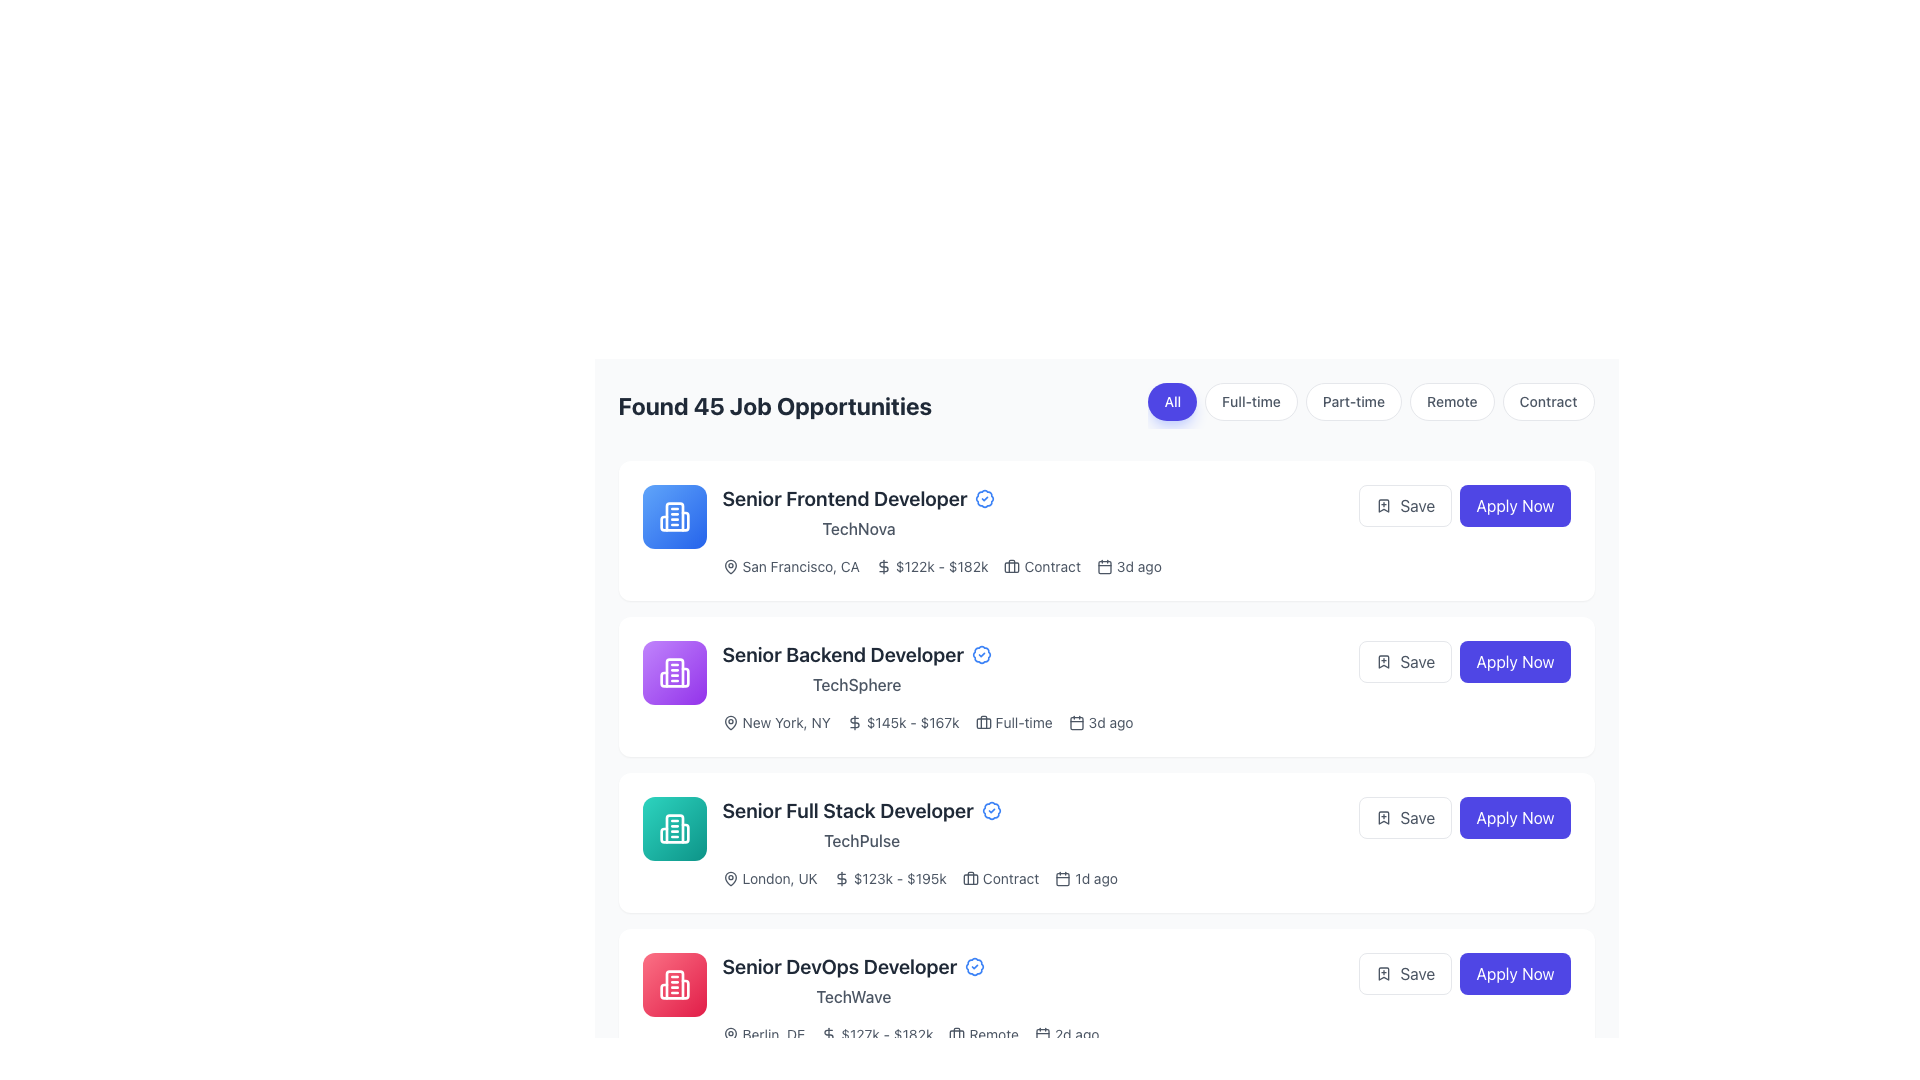 The image size is (1920, 1080). I want to click on the calendar icon located in the timeline of the third job listing card from the top, positioned directly to the left of the '1d ago' timestamp, so click(1062, 878).